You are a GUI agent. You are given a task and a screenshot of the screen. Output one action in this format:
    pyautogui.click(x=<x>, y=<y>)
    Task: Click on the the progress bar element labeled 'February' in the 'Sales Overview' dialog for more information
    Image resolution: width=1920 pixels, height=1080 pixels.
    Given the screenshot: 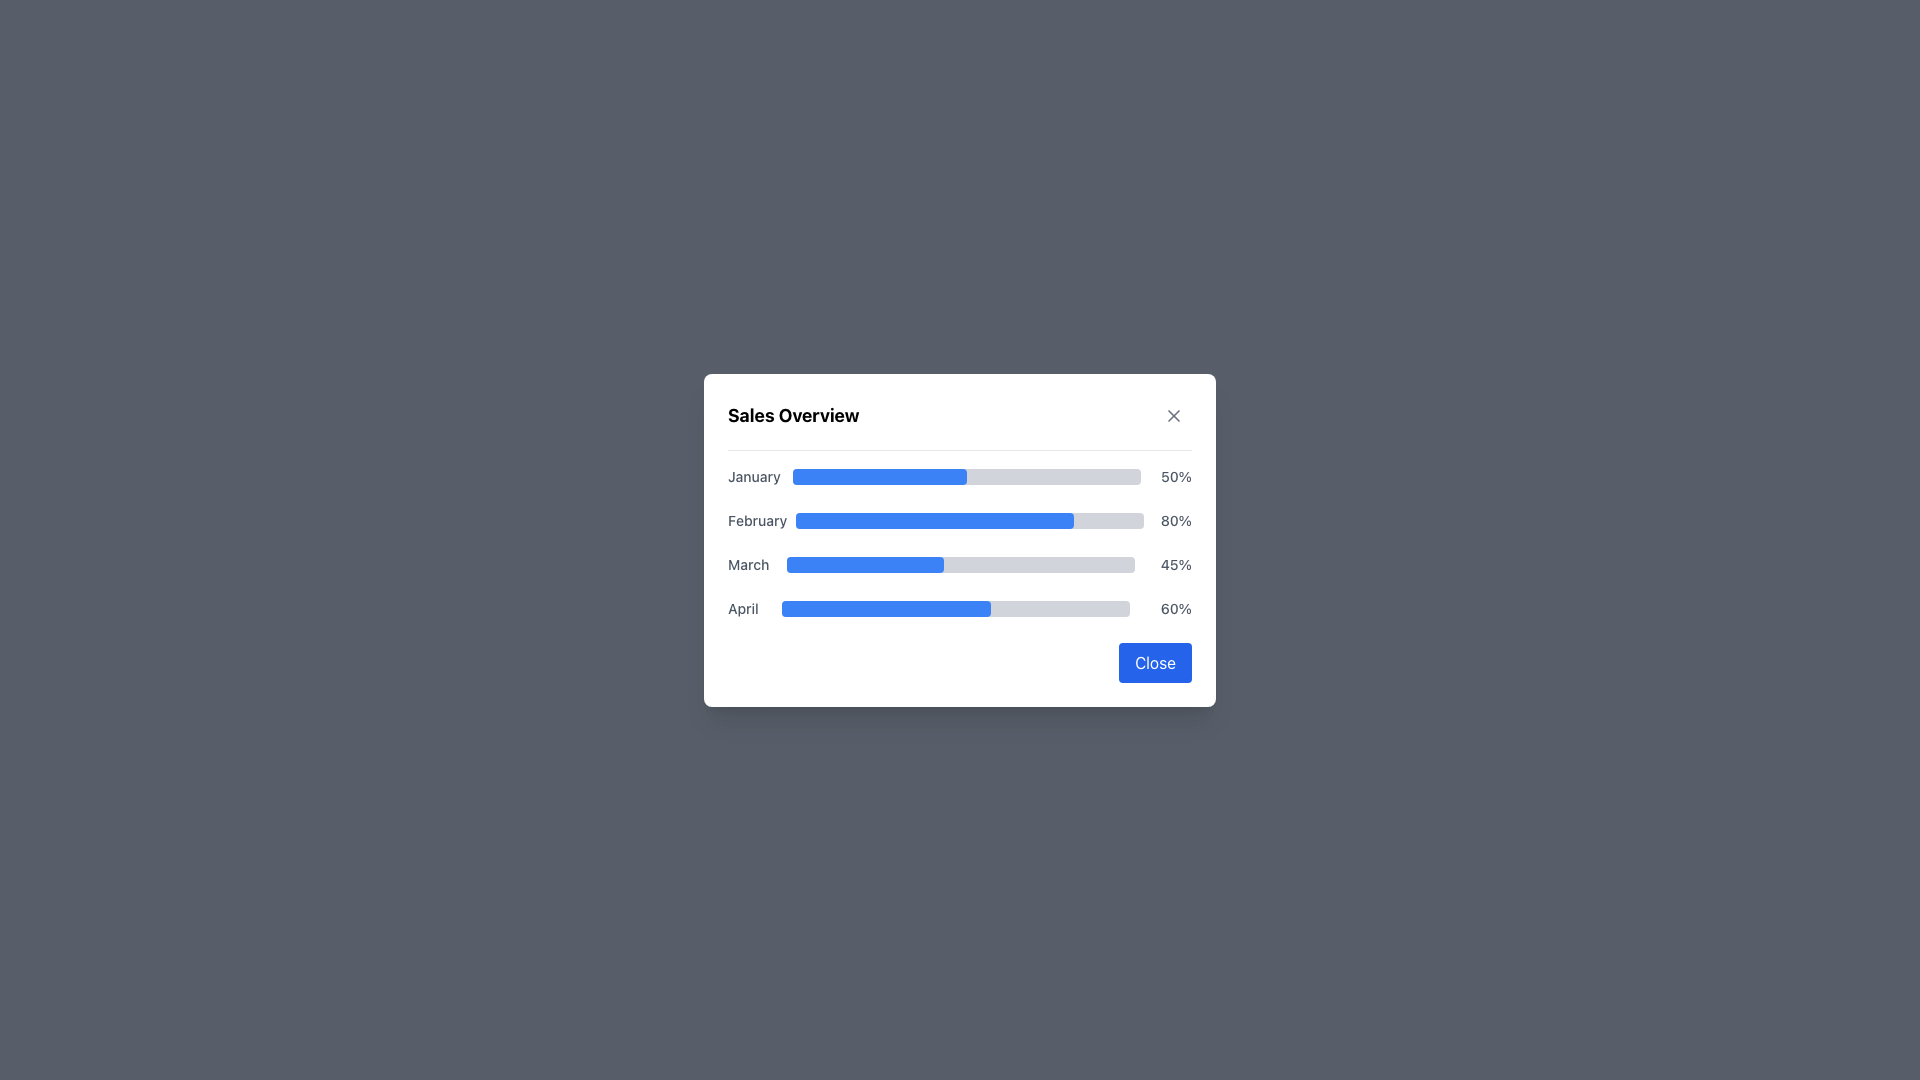 What is the action you would take?
    pyautogui.click(x=960, y=519)
    